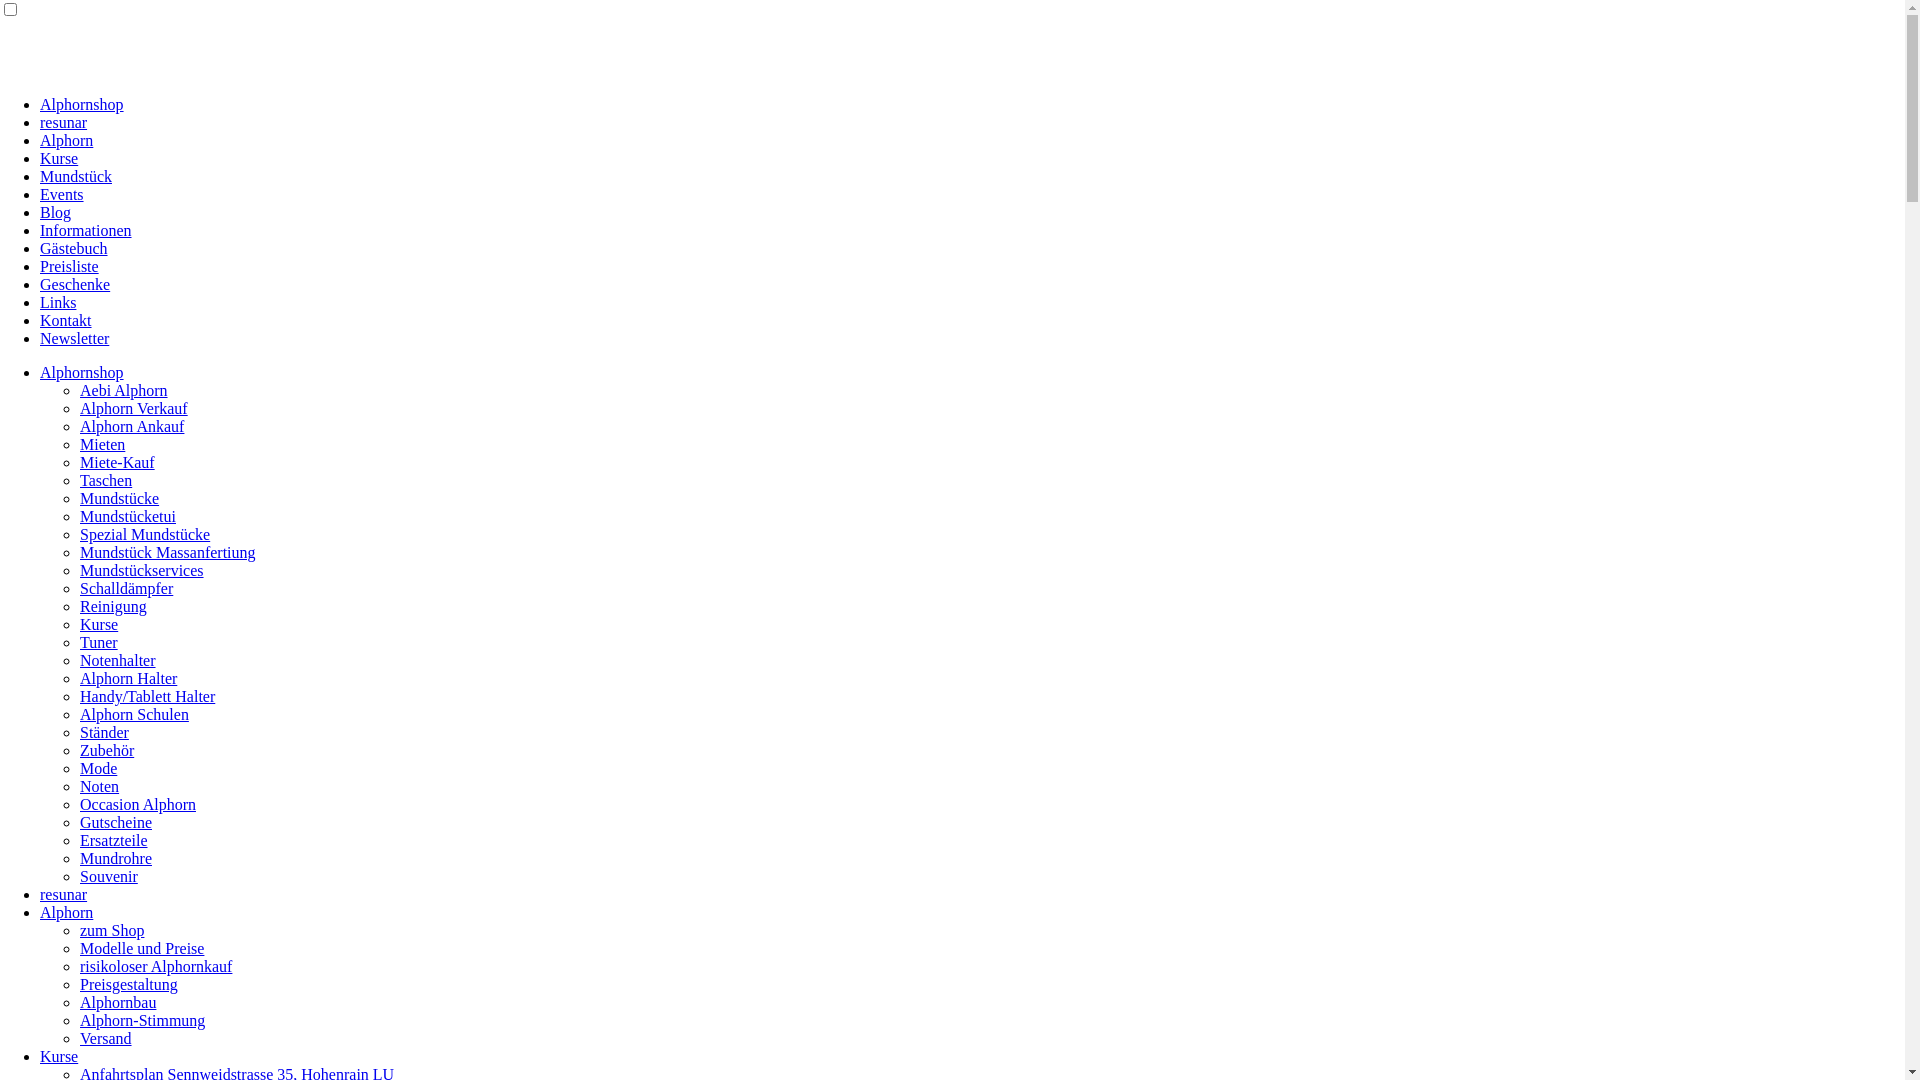 Image resolution: width=1920 pixels, height=1080 pixels. I want to click on 'Versand', so click(104, 1037).